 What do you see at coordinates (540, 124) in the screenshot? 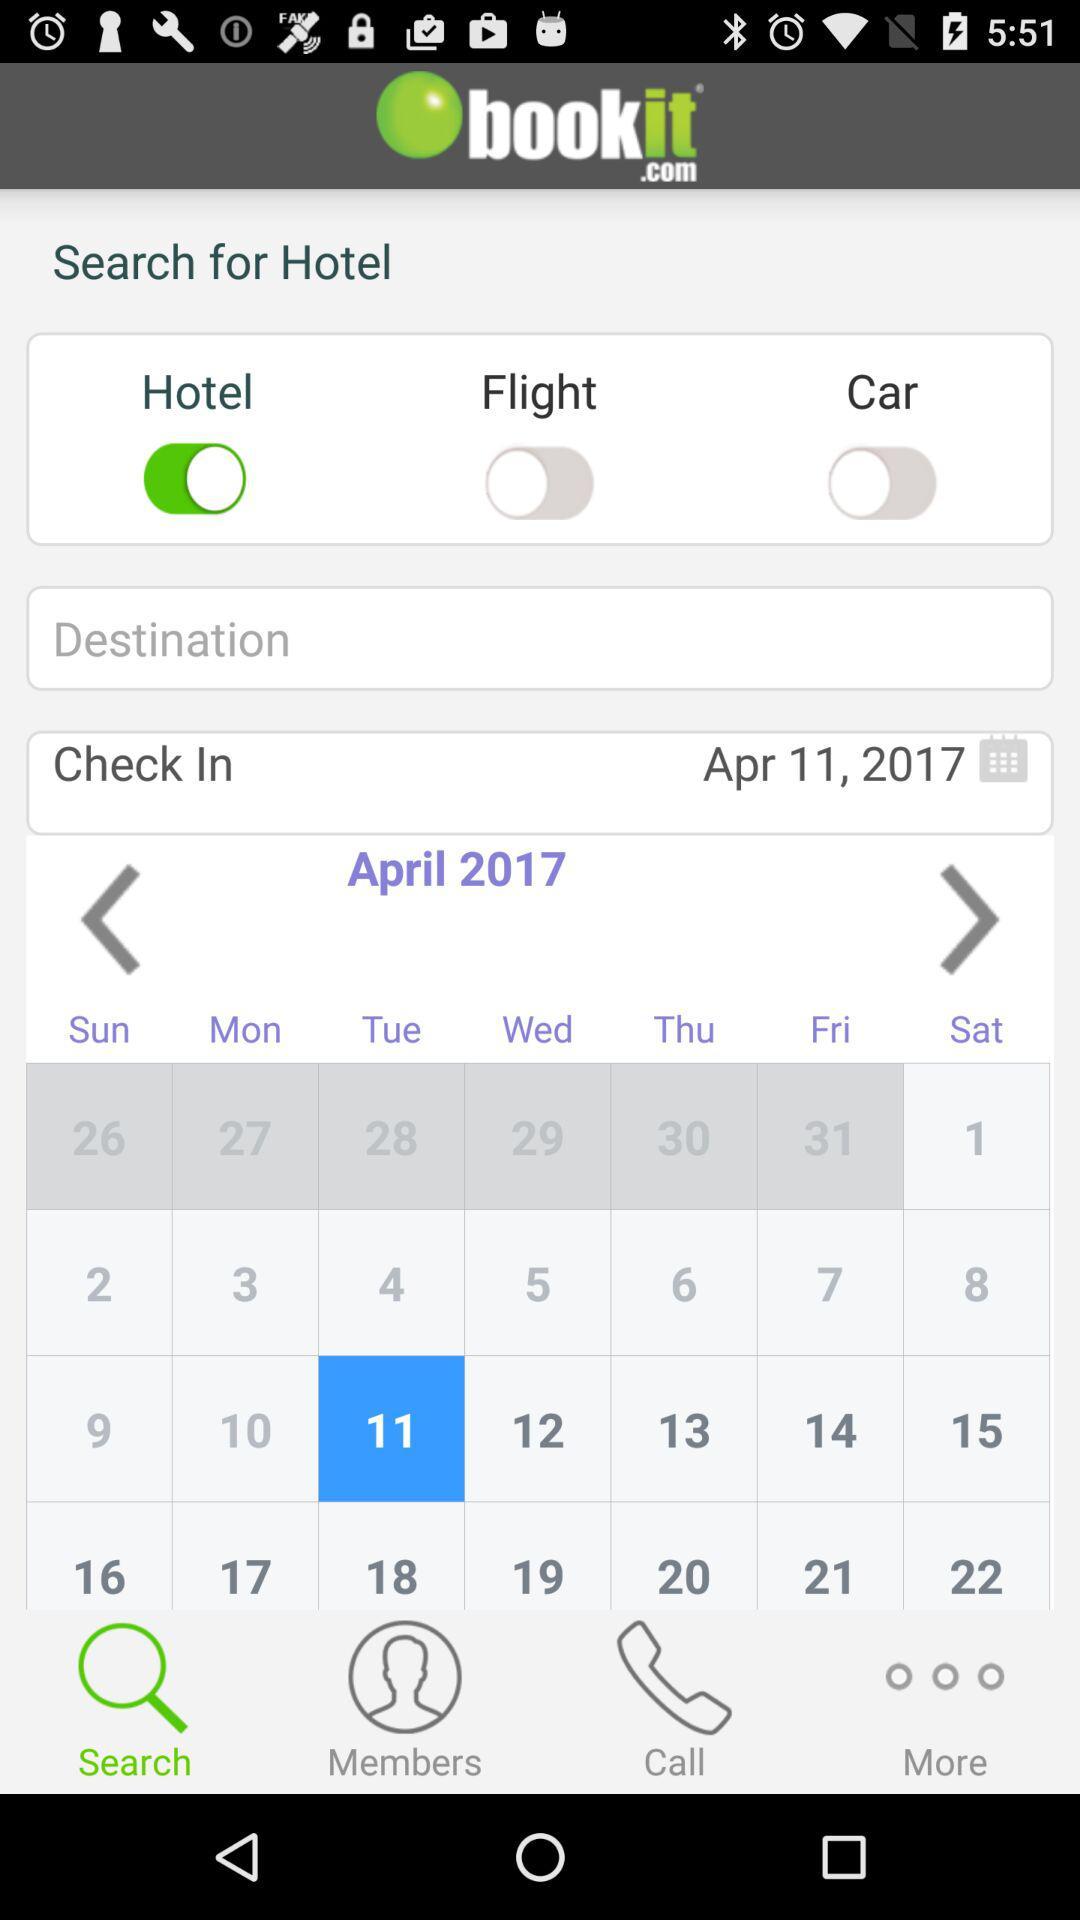
I see `item above the search for hotel app` at bounding box center [540, 124].